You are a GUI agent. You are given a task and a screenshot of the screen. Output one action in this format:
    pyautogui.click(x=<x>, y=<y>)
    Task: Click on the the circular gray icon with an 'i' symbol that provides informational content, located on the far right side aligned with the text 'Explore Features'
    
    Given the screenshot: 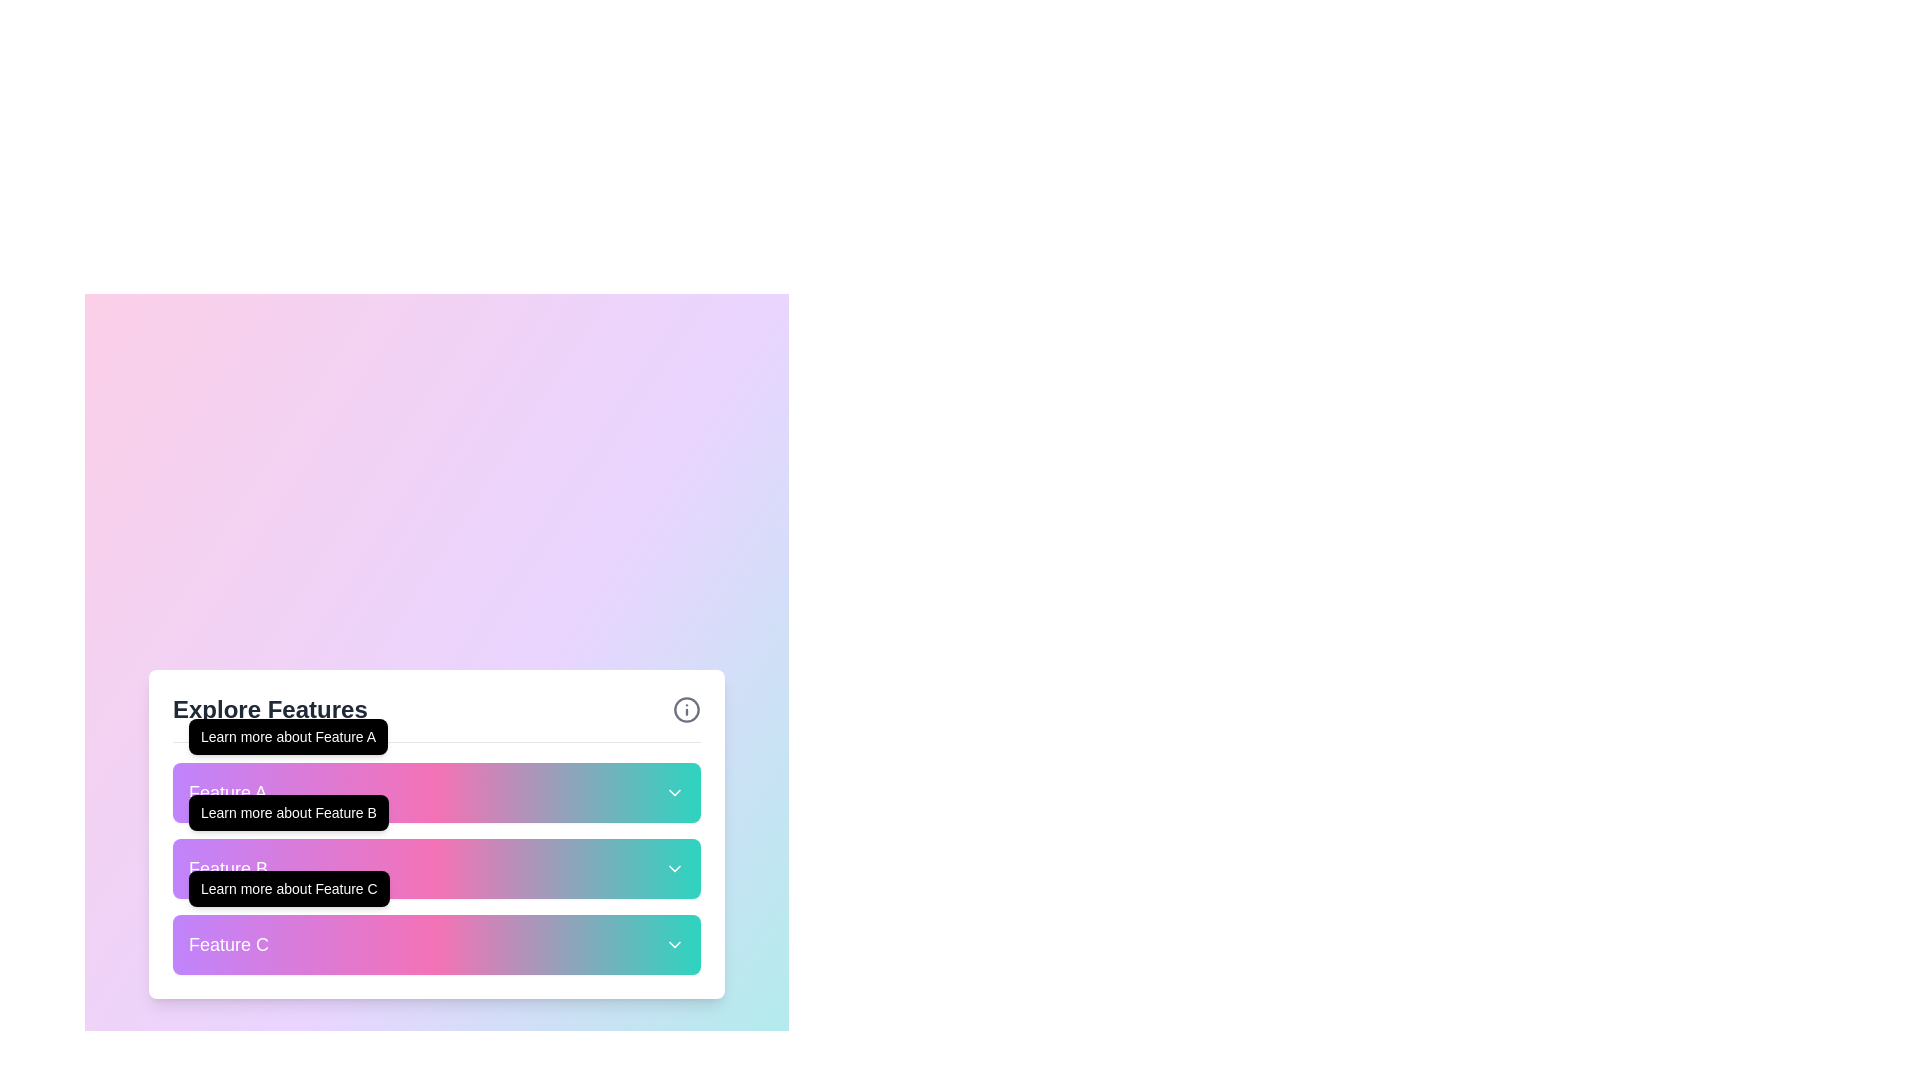 What is the action you would take?
    pyautogui.click(x=686, y=708)
    